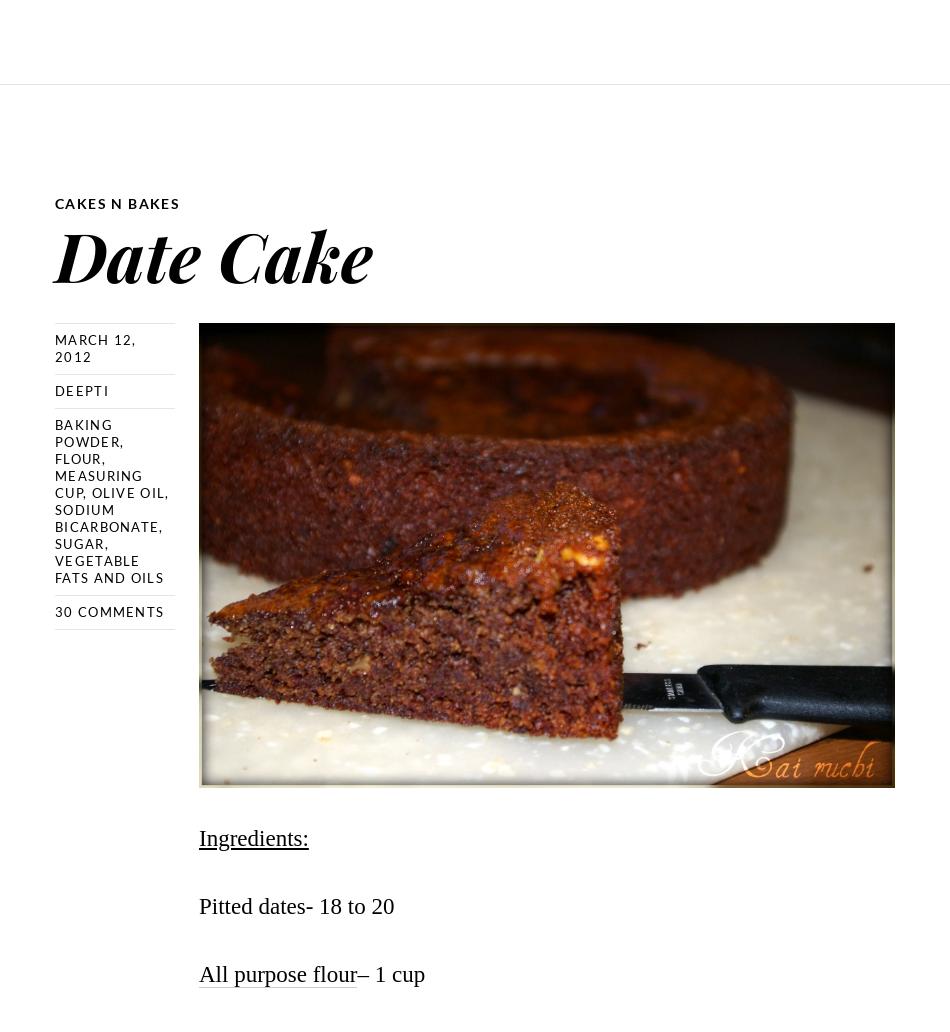  I want to click on 'olive oil', so click(91, 491).